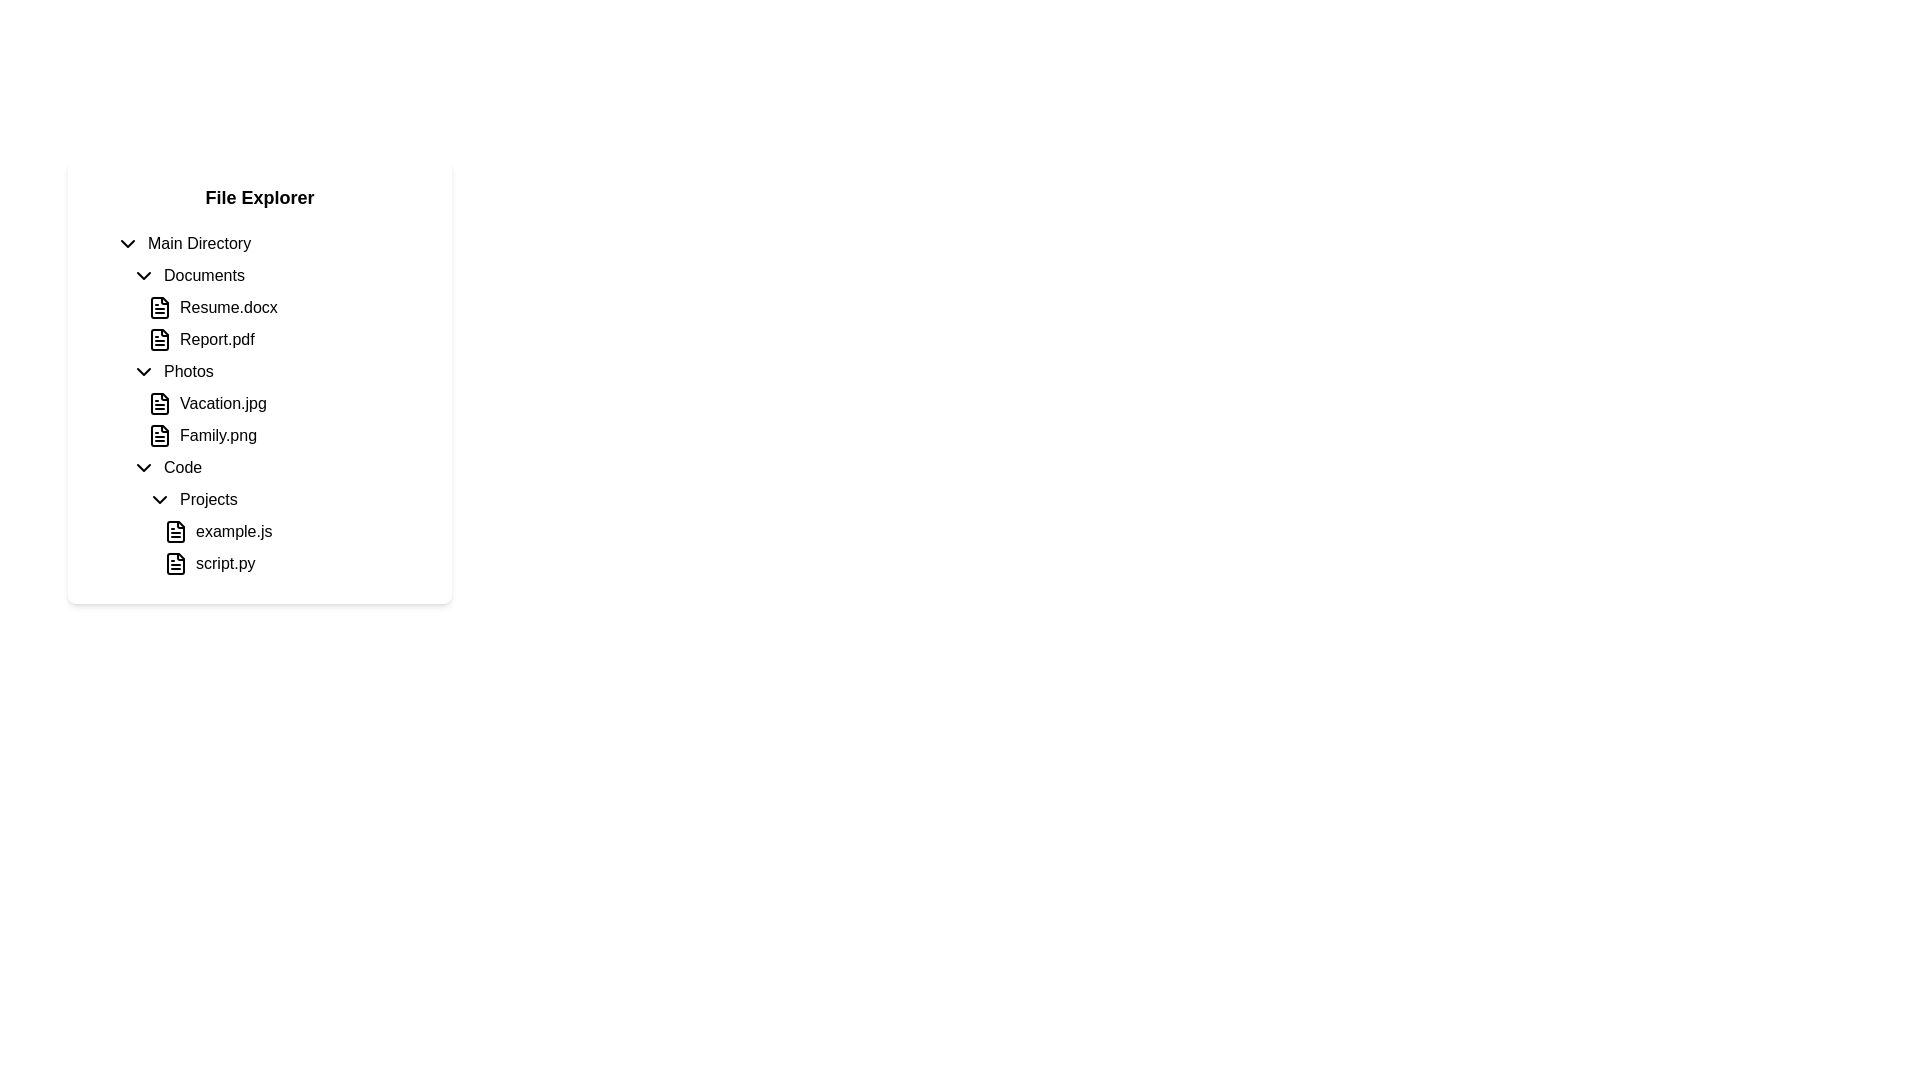 The width and height of the screenshot is (1920, 1080). Describe the element at coordinates (217, 434) in the screenshot. I see `on the text label representing the file named 'Family.png'` at that location.